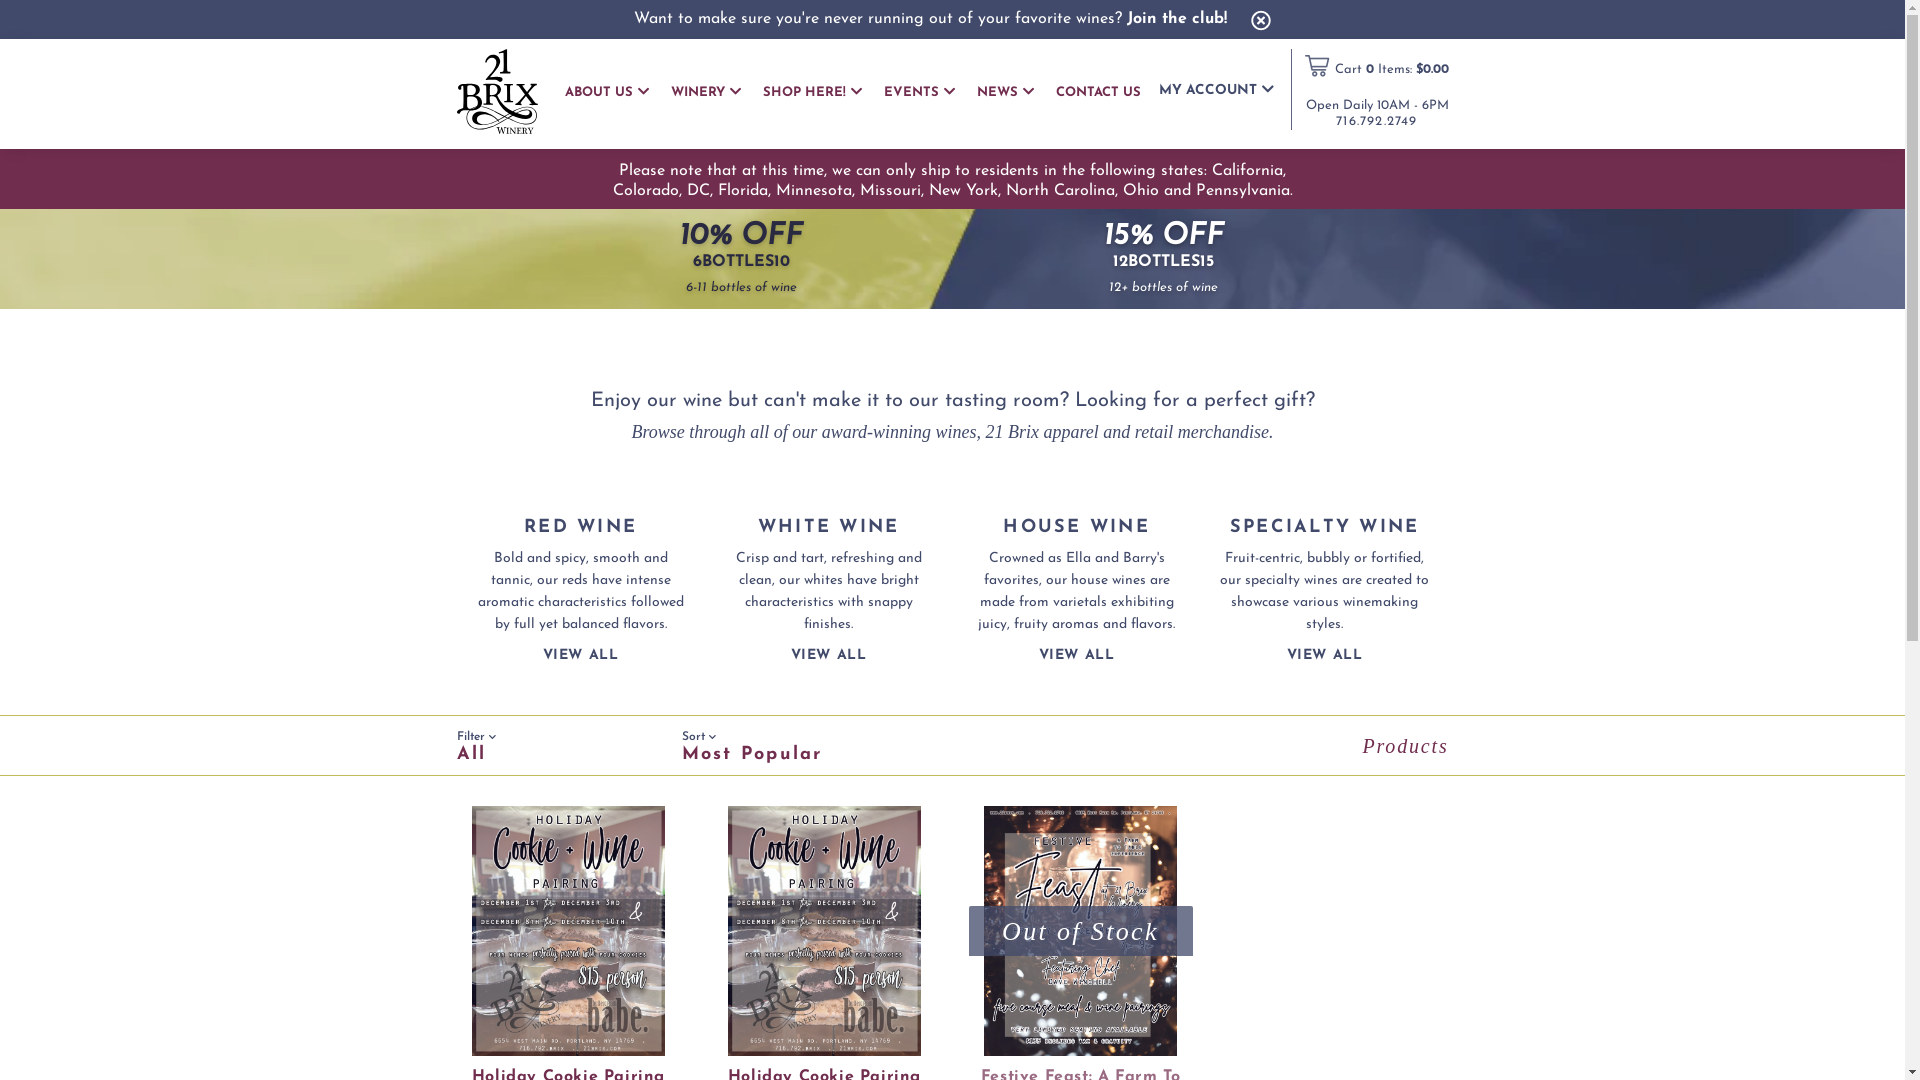 Image resolution: width=1920 pixels, height=1080 pixels. I want to click on 'Cart 0 Items: $0.00', so click(1390, 68).